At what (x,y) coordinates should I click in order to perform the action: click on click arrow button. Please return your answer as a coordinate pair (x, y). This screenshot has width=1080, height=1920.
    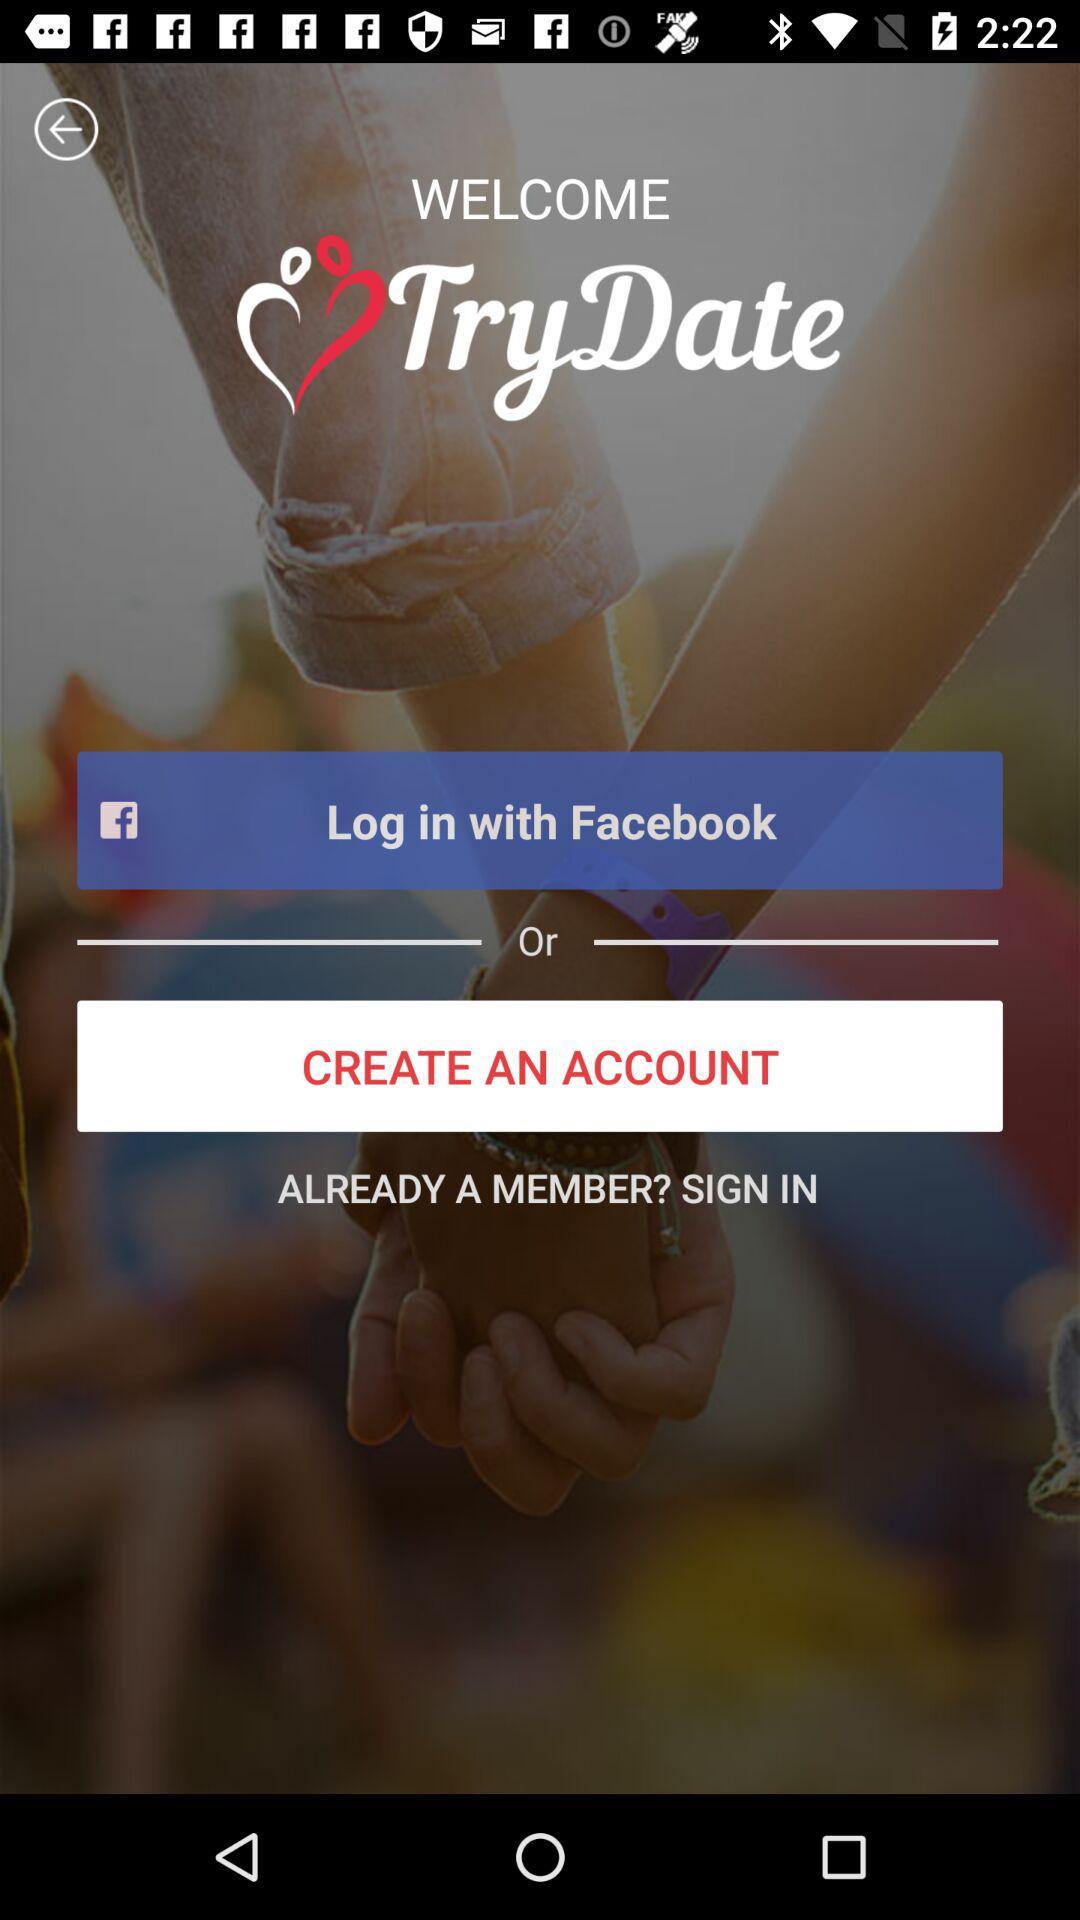
    Looking at the image, I should click on (65, 128).